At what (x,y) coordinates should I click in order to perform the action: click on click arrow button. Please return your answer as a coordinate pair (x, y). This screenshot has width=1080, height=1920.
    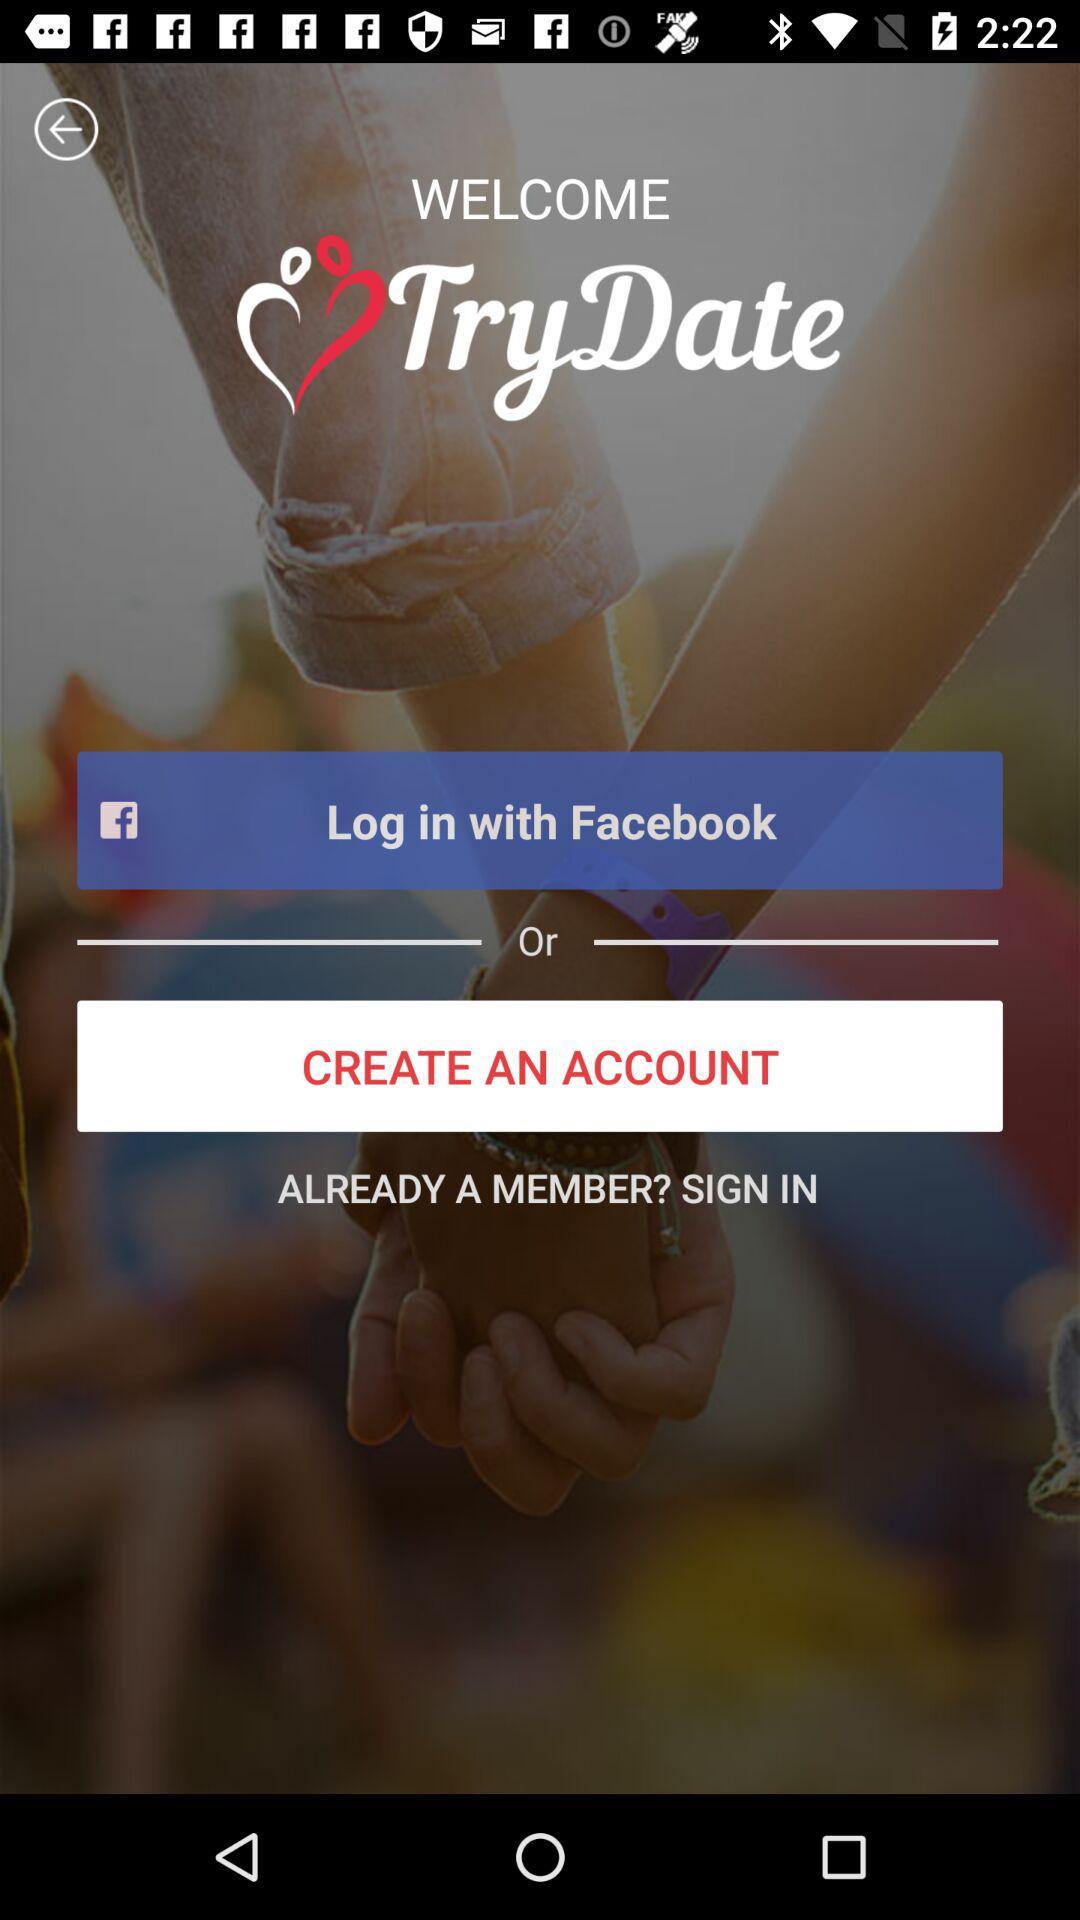
    Looking at the image, I should click on (65, 128).